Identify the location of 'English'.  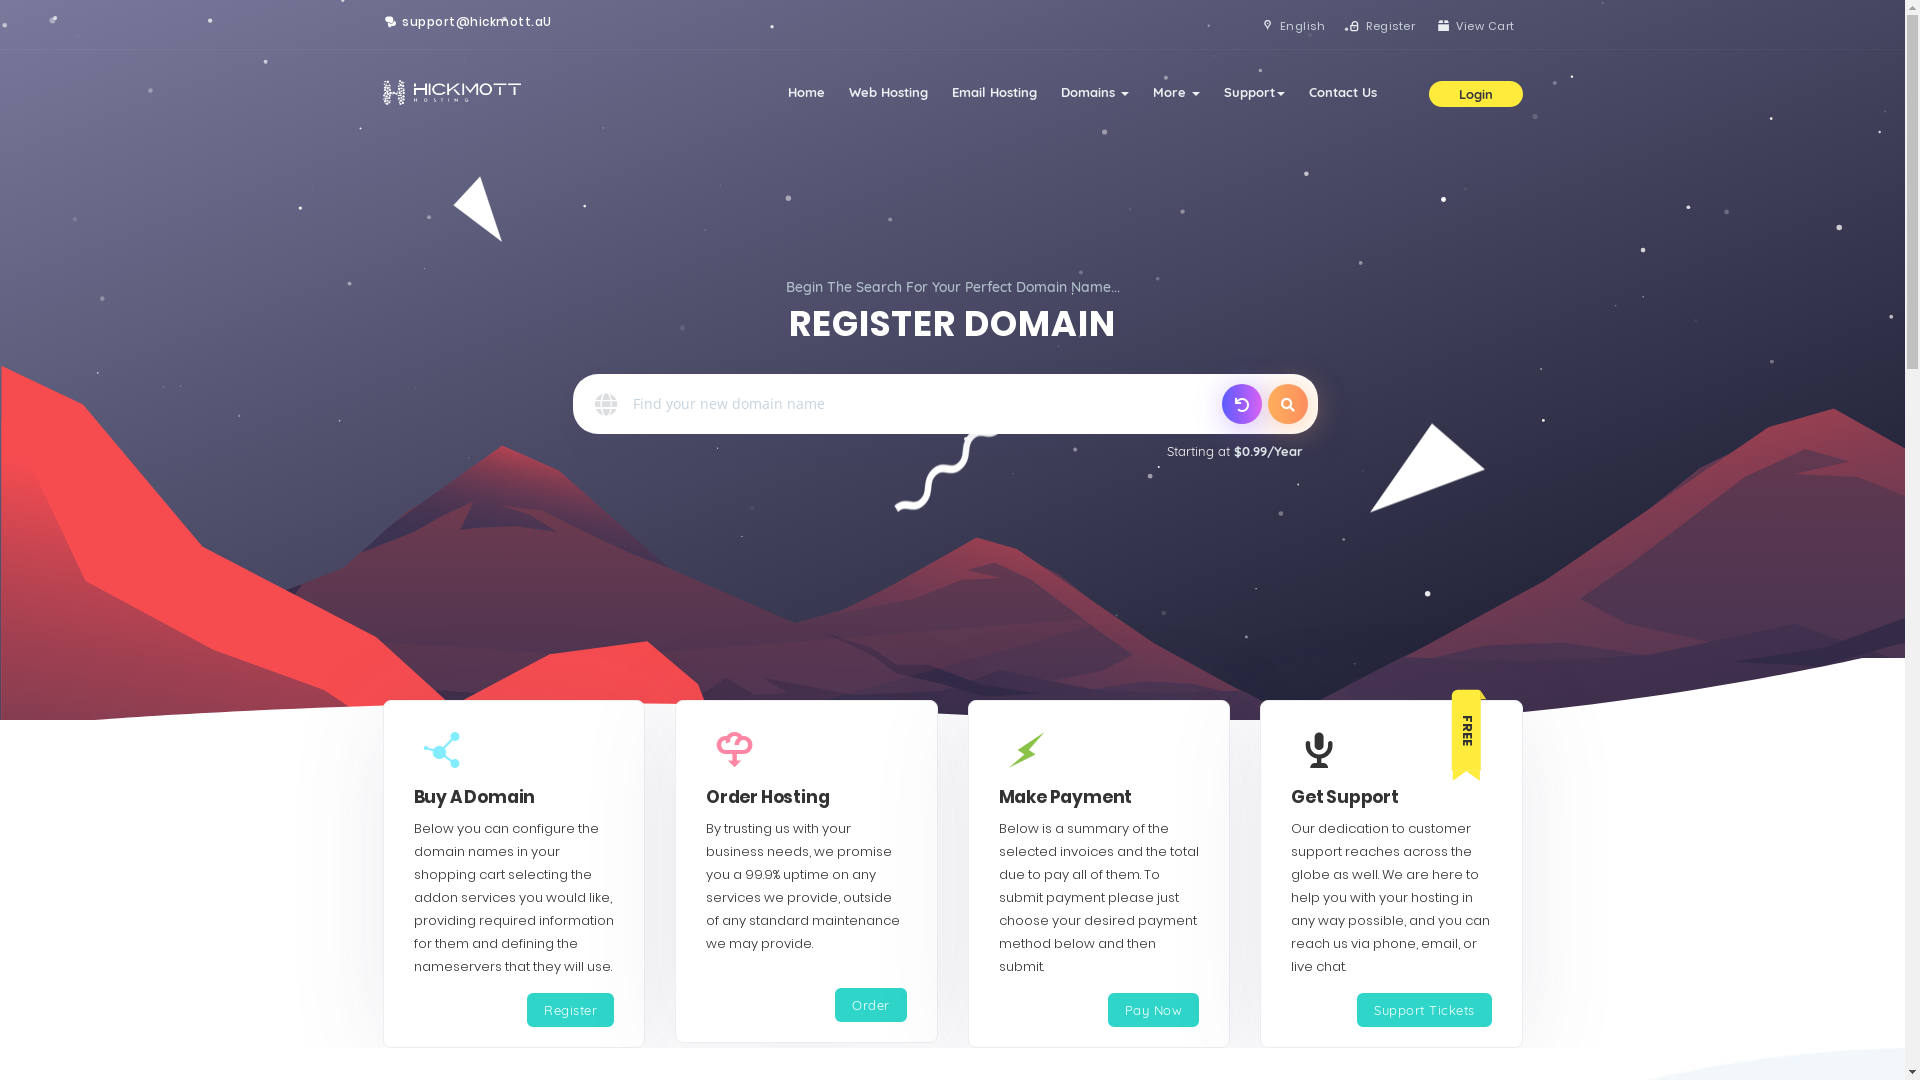
(1250, 26).